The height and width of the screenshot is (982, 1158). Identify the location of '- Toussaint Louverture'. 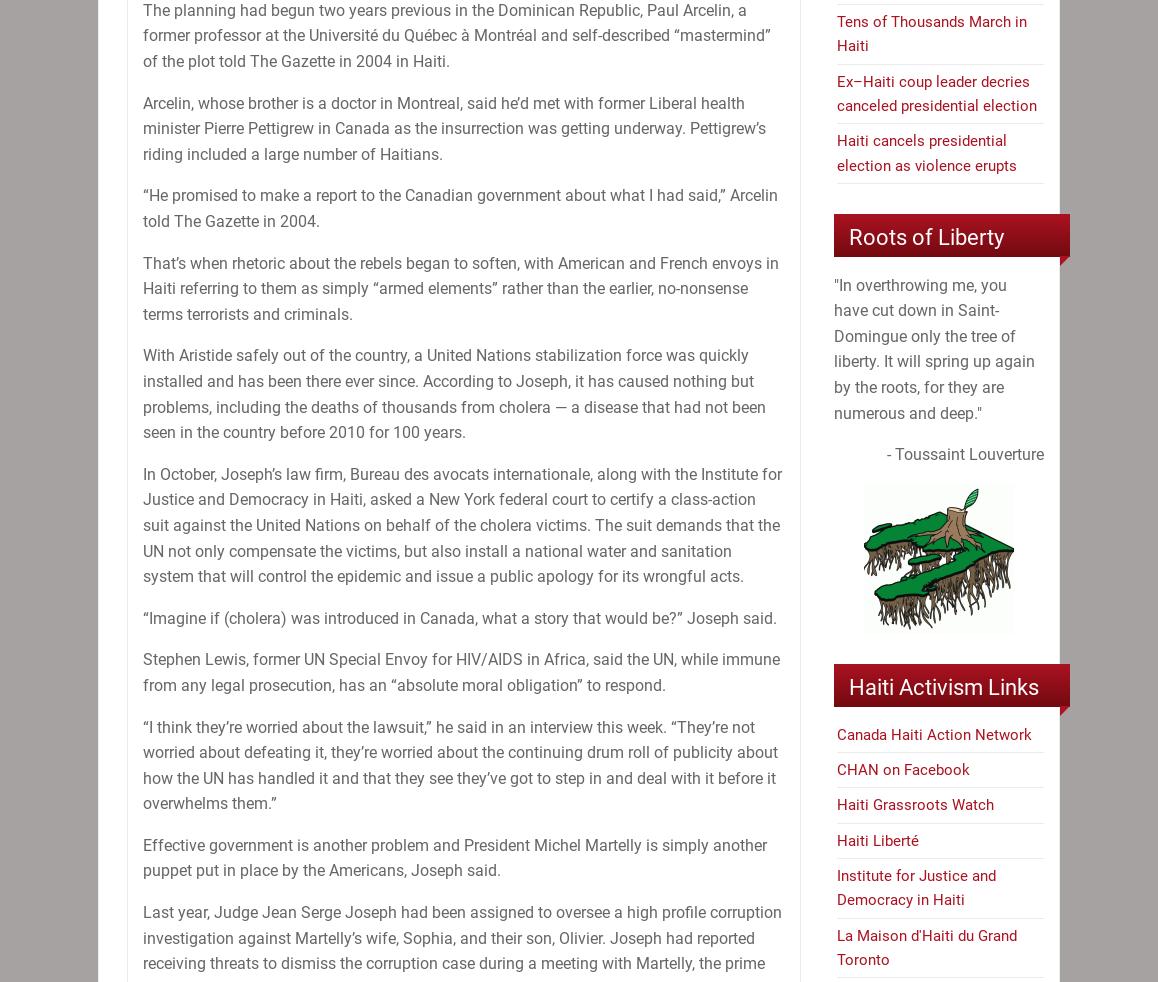
(964, 454).